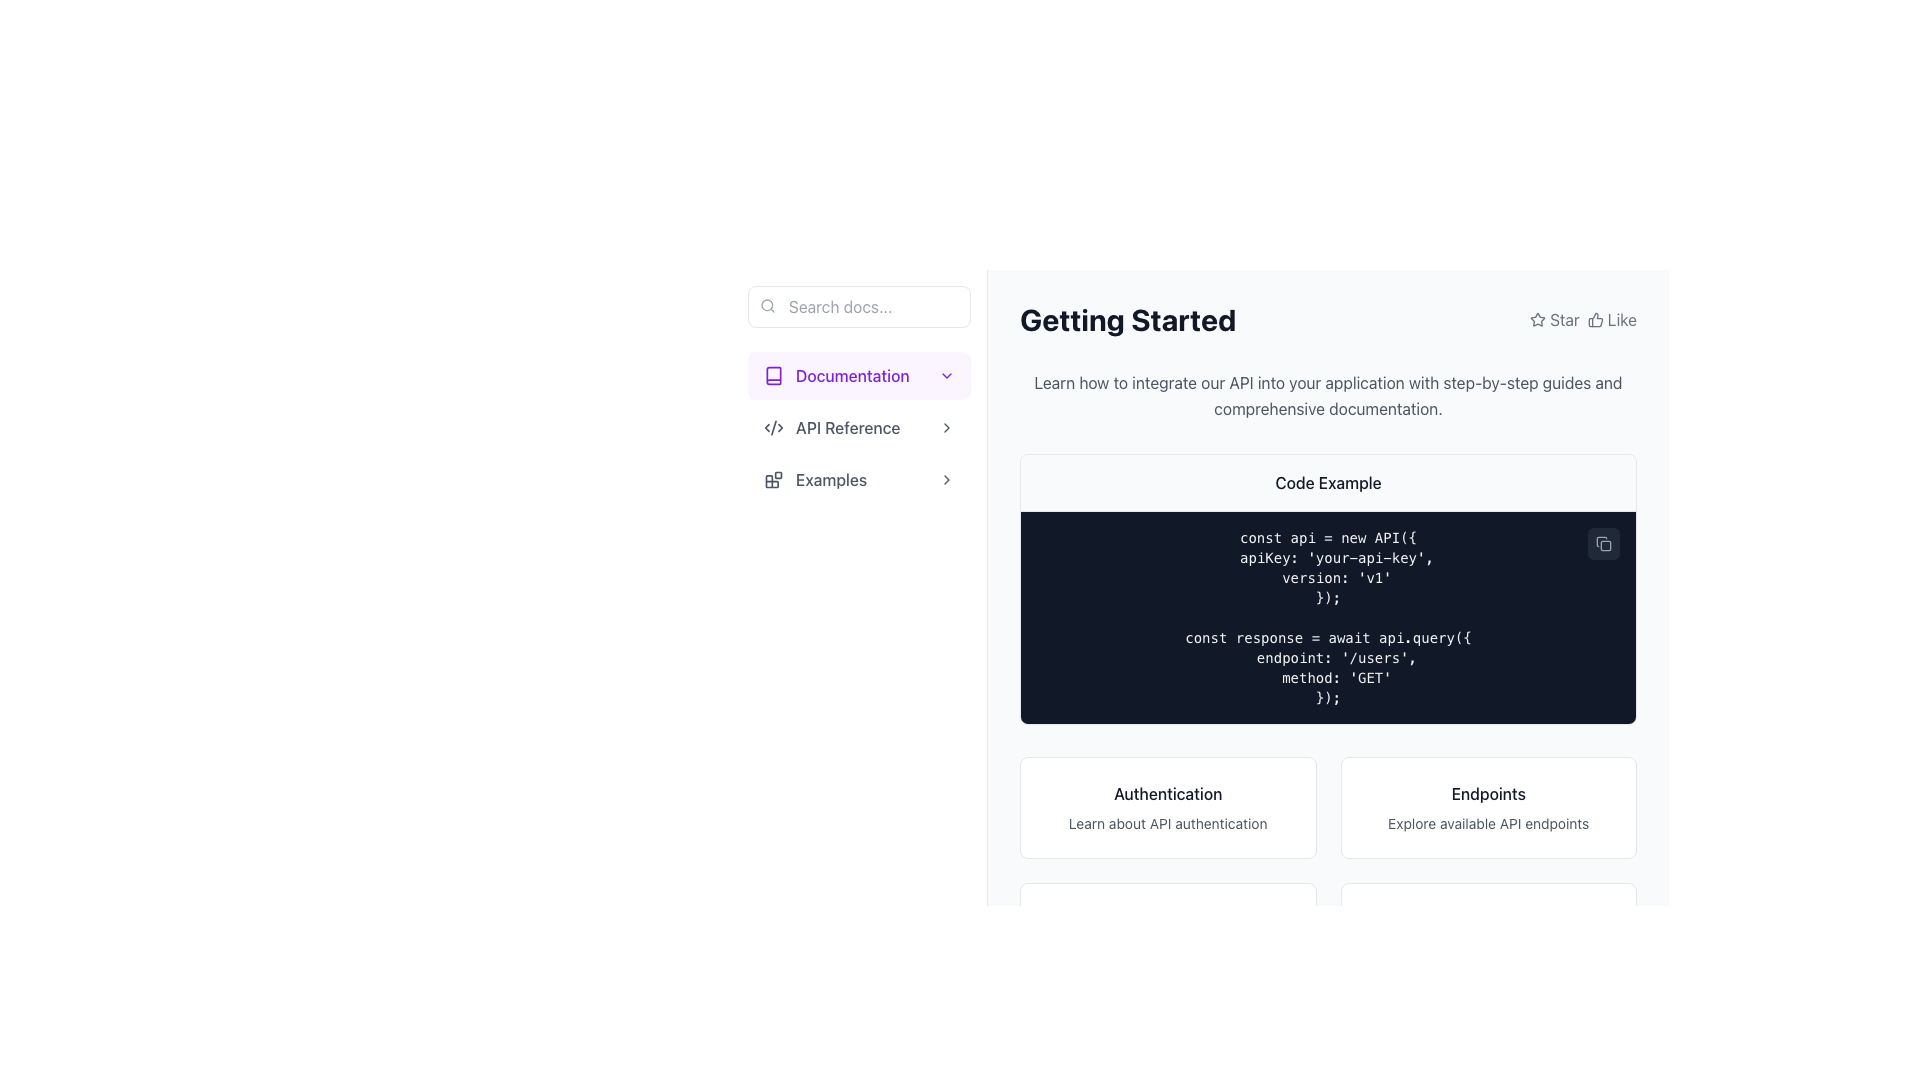 Image resolution: width=1920 pixels, height=1080 pixels. I want to click on instructional paragraph text located directly underneath the 'Getting Started' heading in the right-hand section of the interface, positioned before the 'Code Example' box, so click(1328, 396).